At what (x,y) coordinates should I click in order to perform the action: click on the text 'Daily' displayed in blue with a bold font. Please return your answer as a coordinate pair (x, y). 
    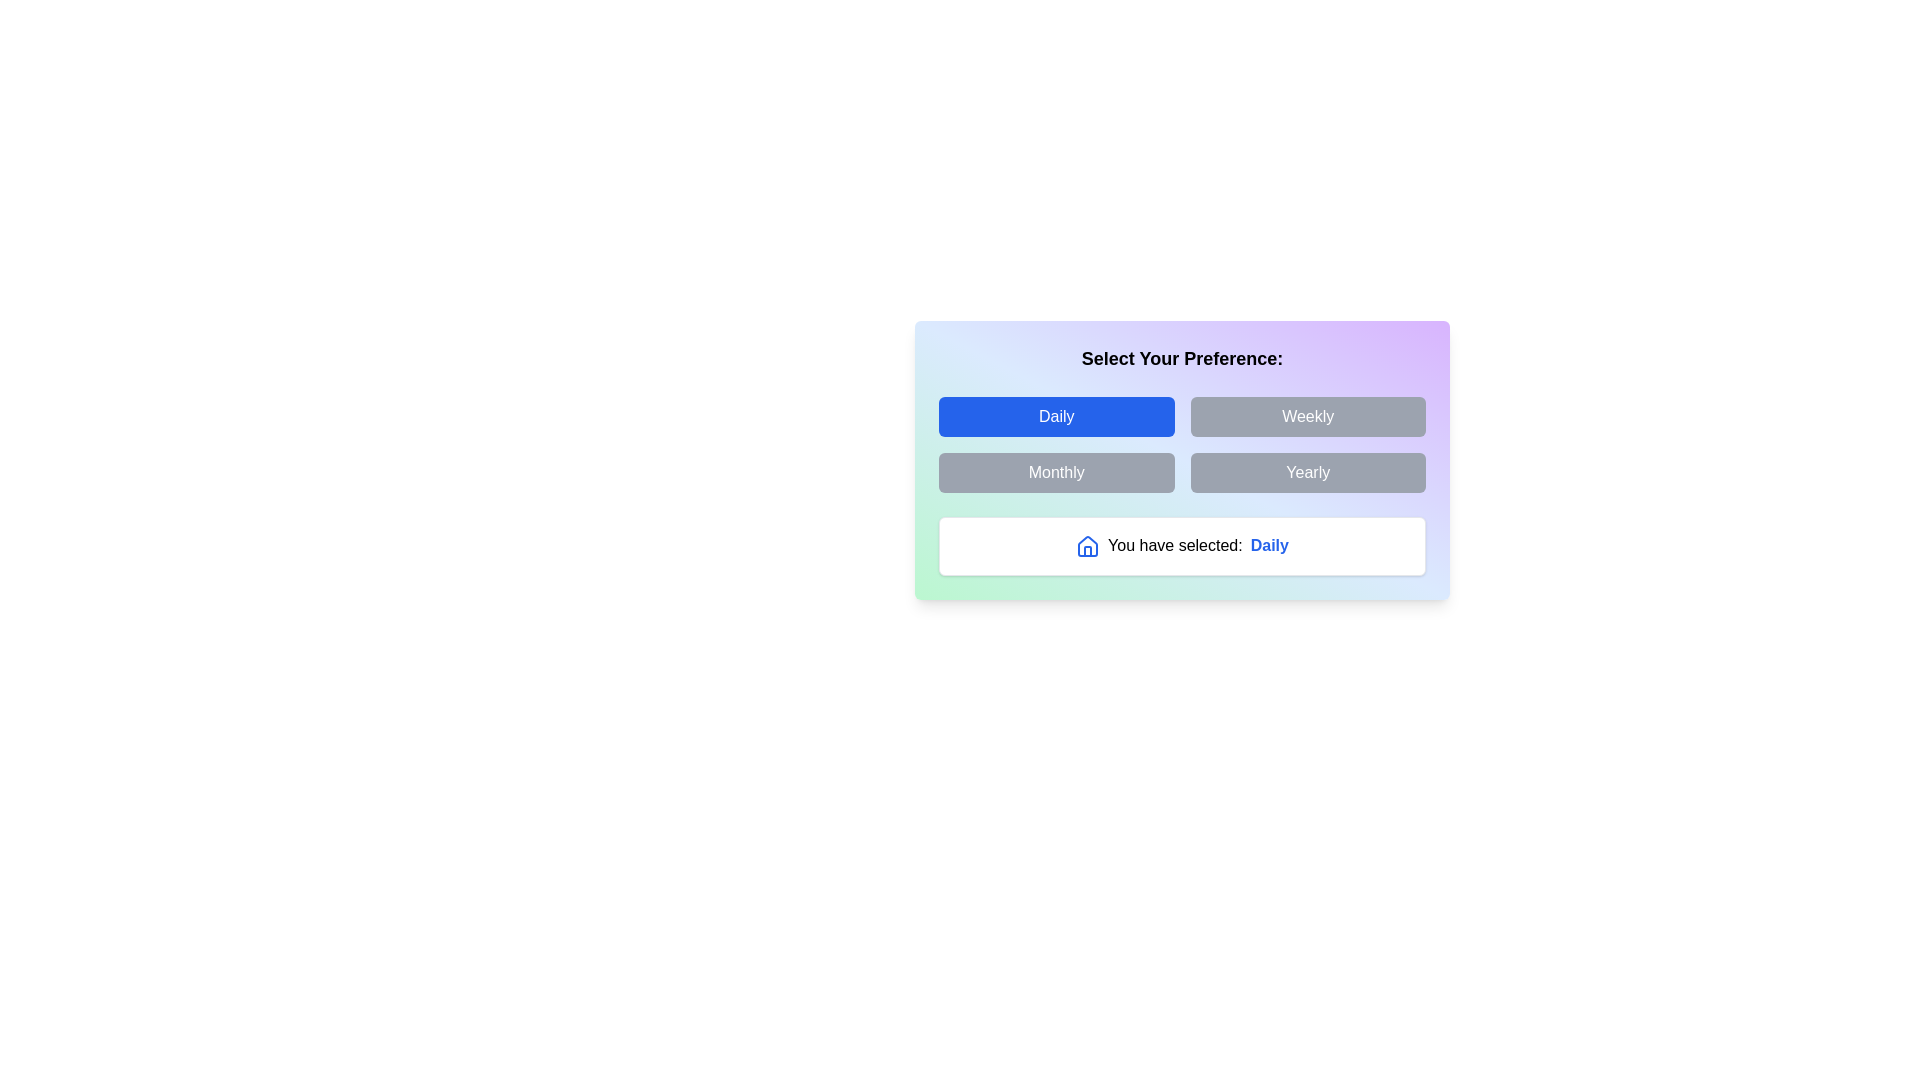
    Looking at the image, I should click on (1268, 545).